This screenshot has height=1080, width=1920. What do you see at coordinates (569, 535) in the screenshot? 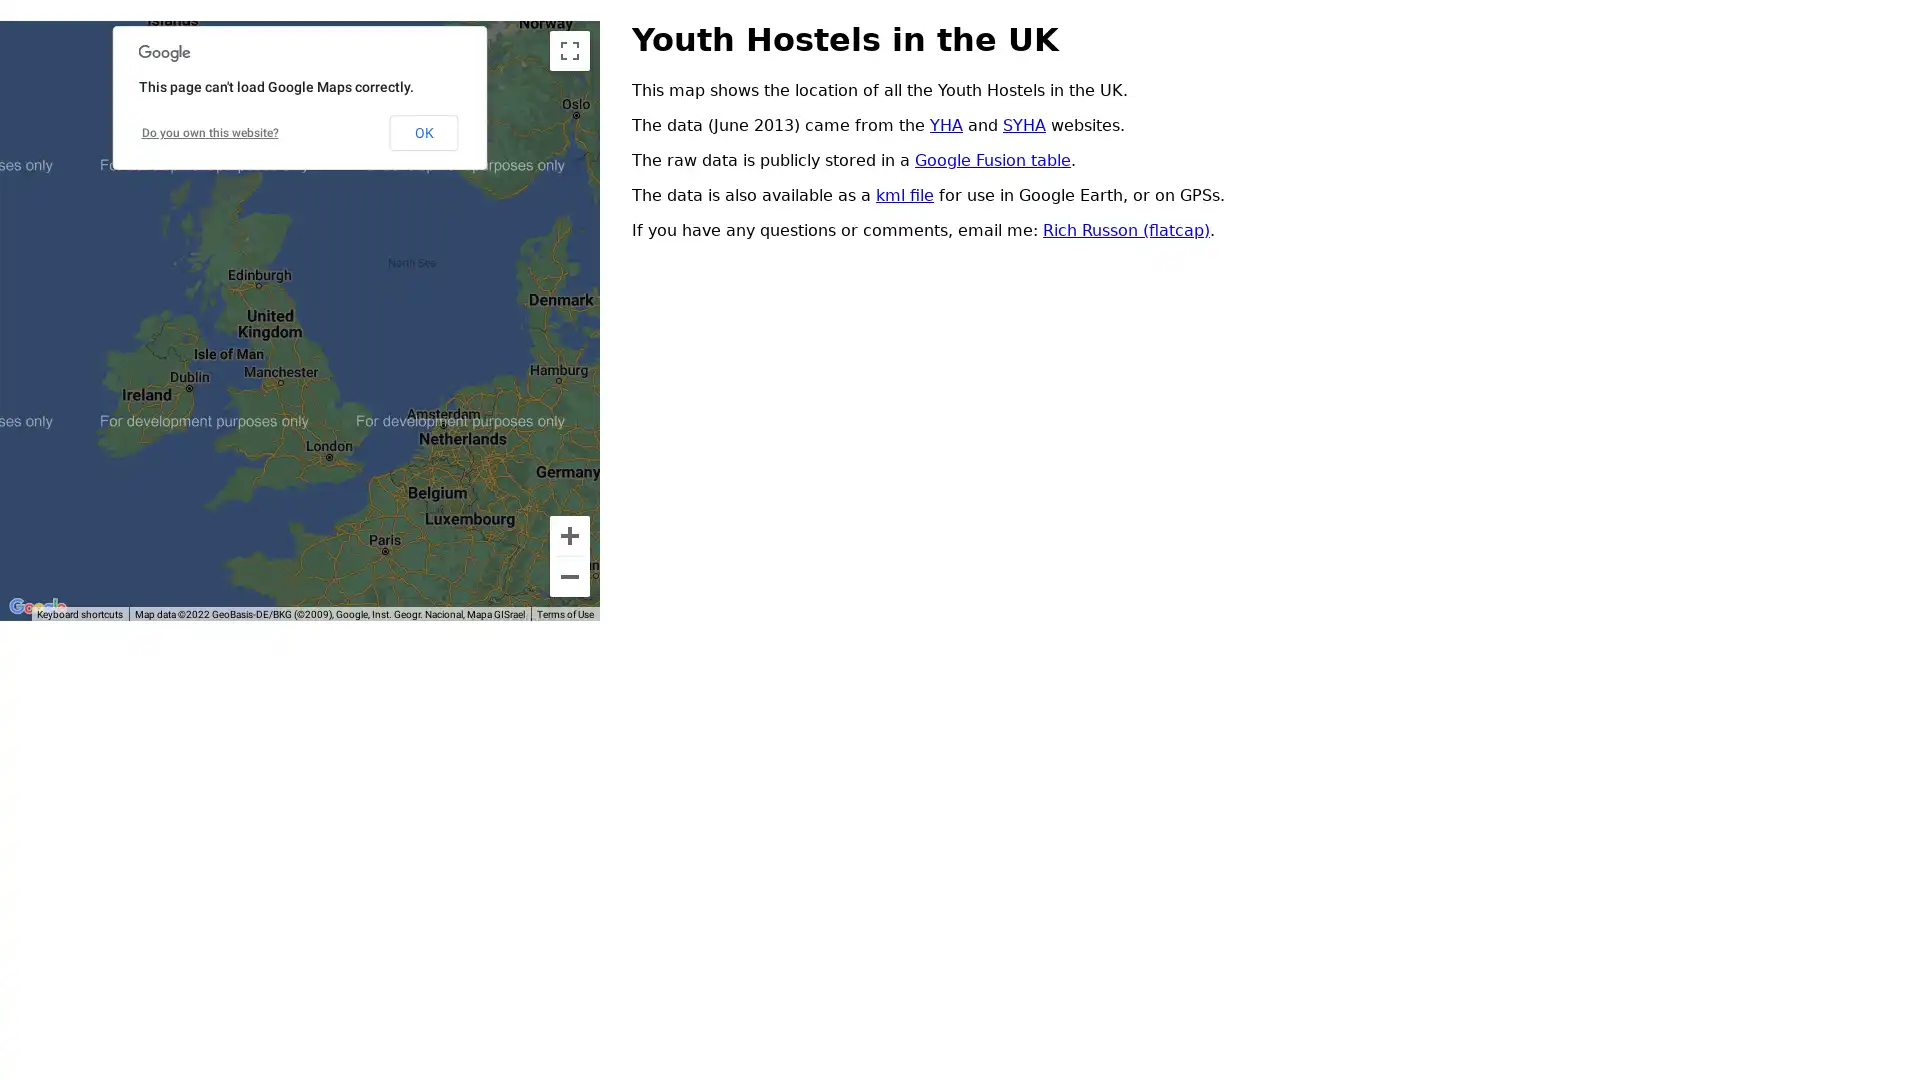
I see `Zoom in` at bounding box center [569, 535].